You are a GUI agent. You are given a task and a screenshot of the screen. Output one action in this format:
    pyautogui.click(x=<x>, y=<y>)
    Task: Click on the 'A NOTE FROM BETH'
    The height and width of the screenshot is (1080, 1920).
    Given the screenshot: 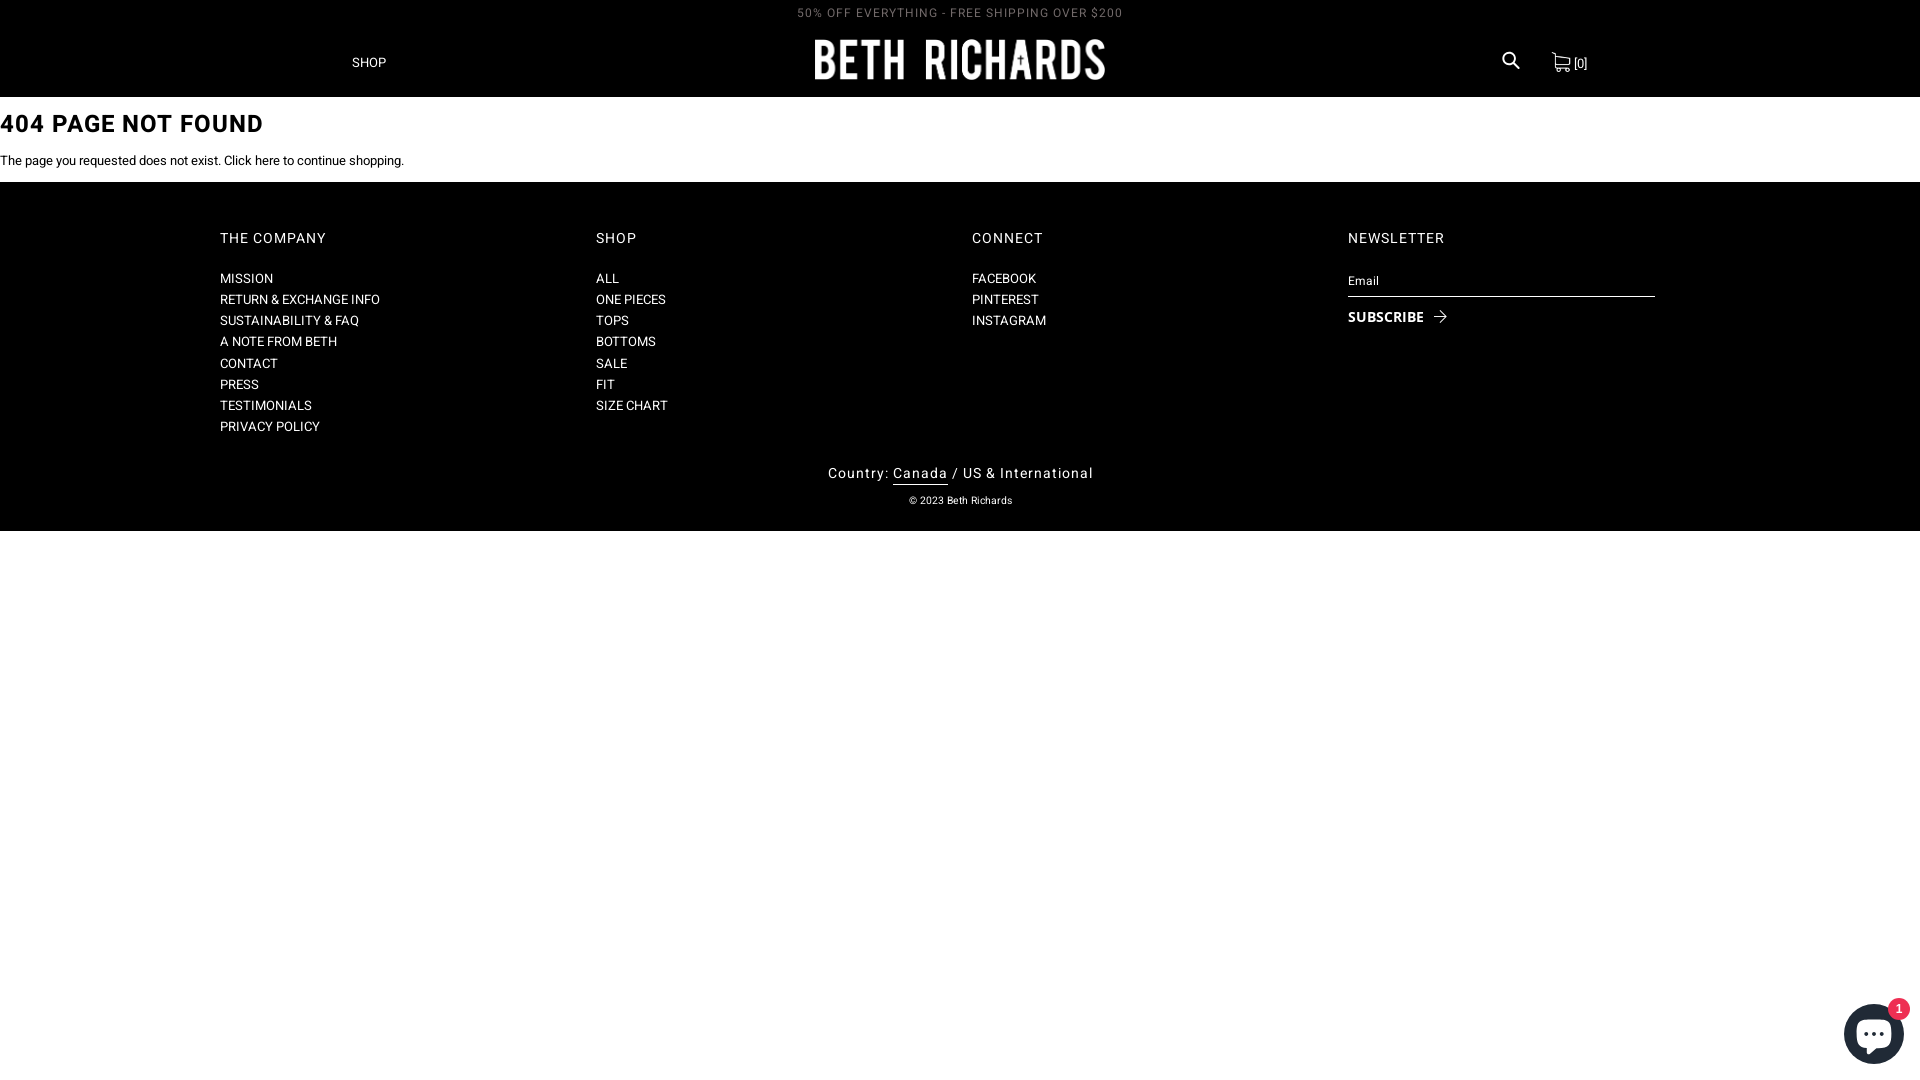 What is the action you would take?
    pyautogui.click(x=220, y=340)
    